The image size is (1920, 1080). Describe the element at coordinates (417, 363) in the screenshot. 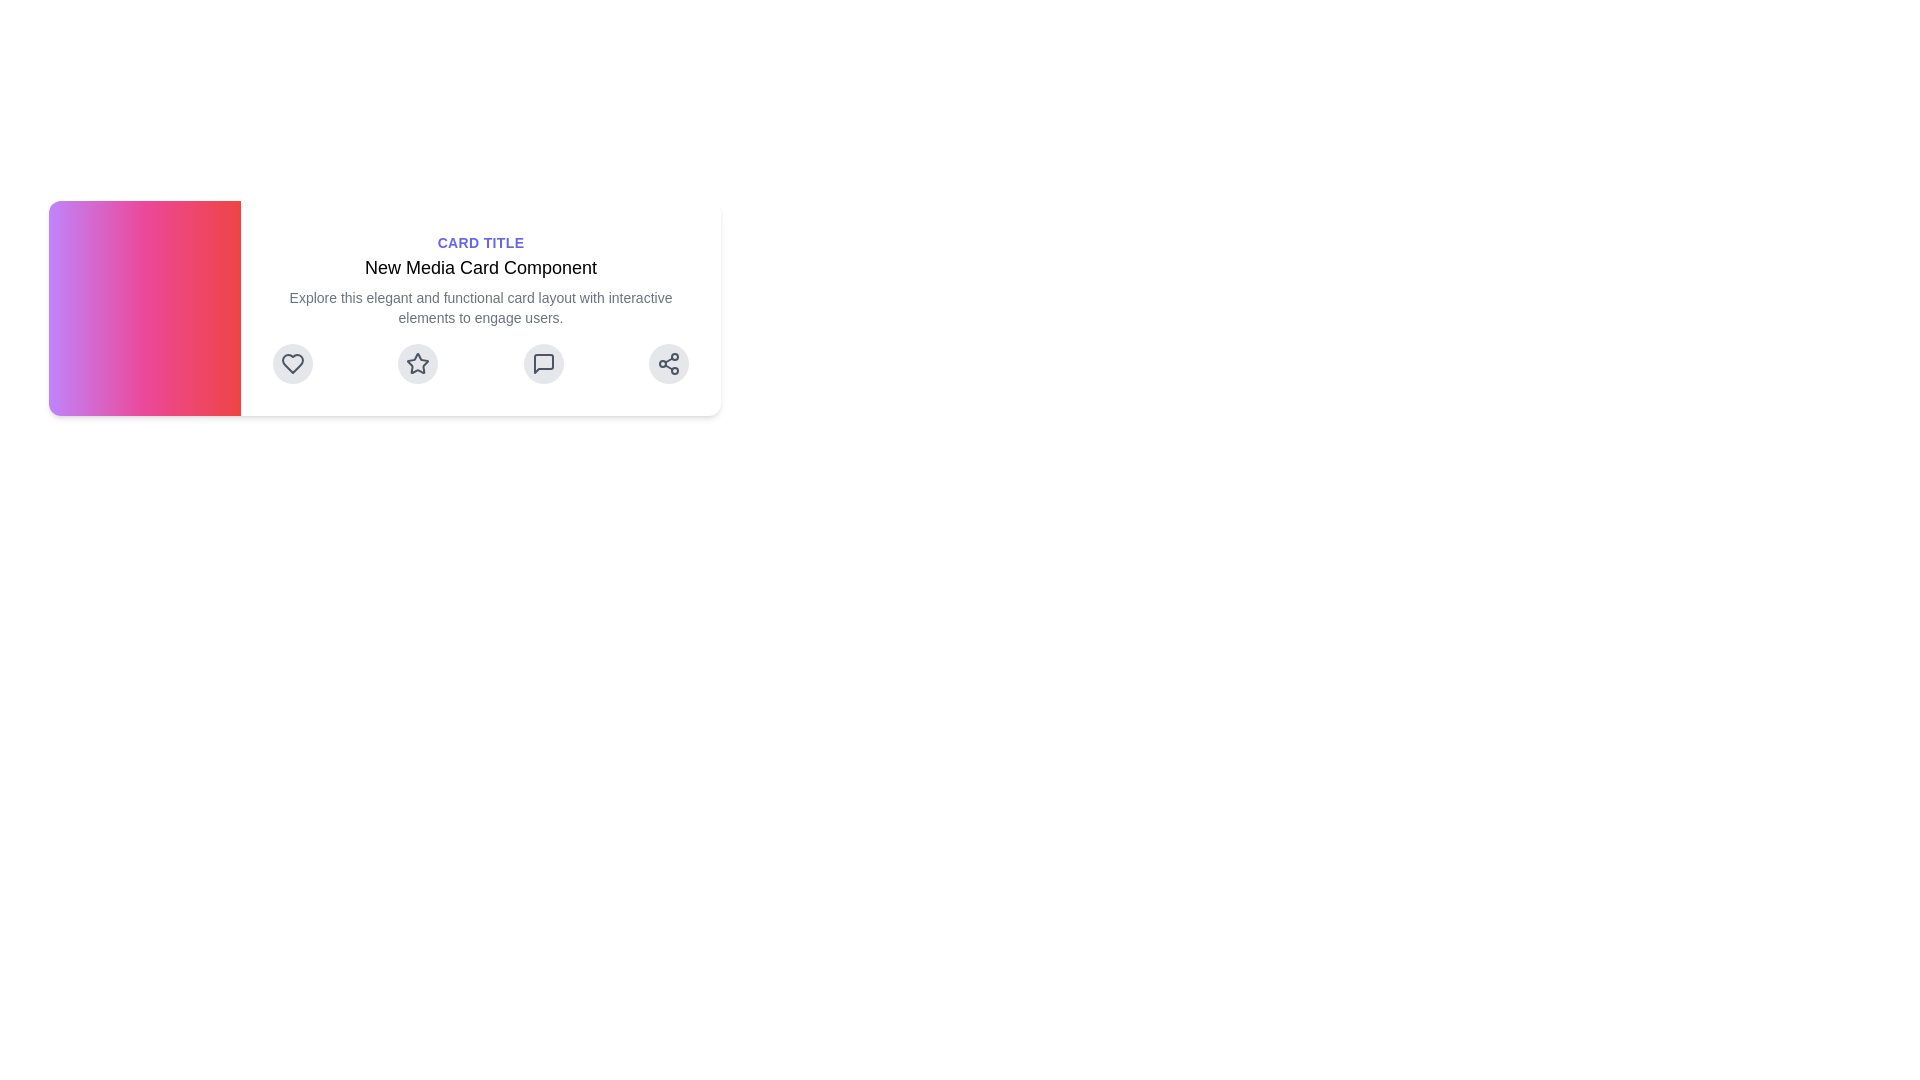

I see `the second button from the left in the horizontal arrangement of buttons below the title and descriptive text to favorite or rate the item` at that location.